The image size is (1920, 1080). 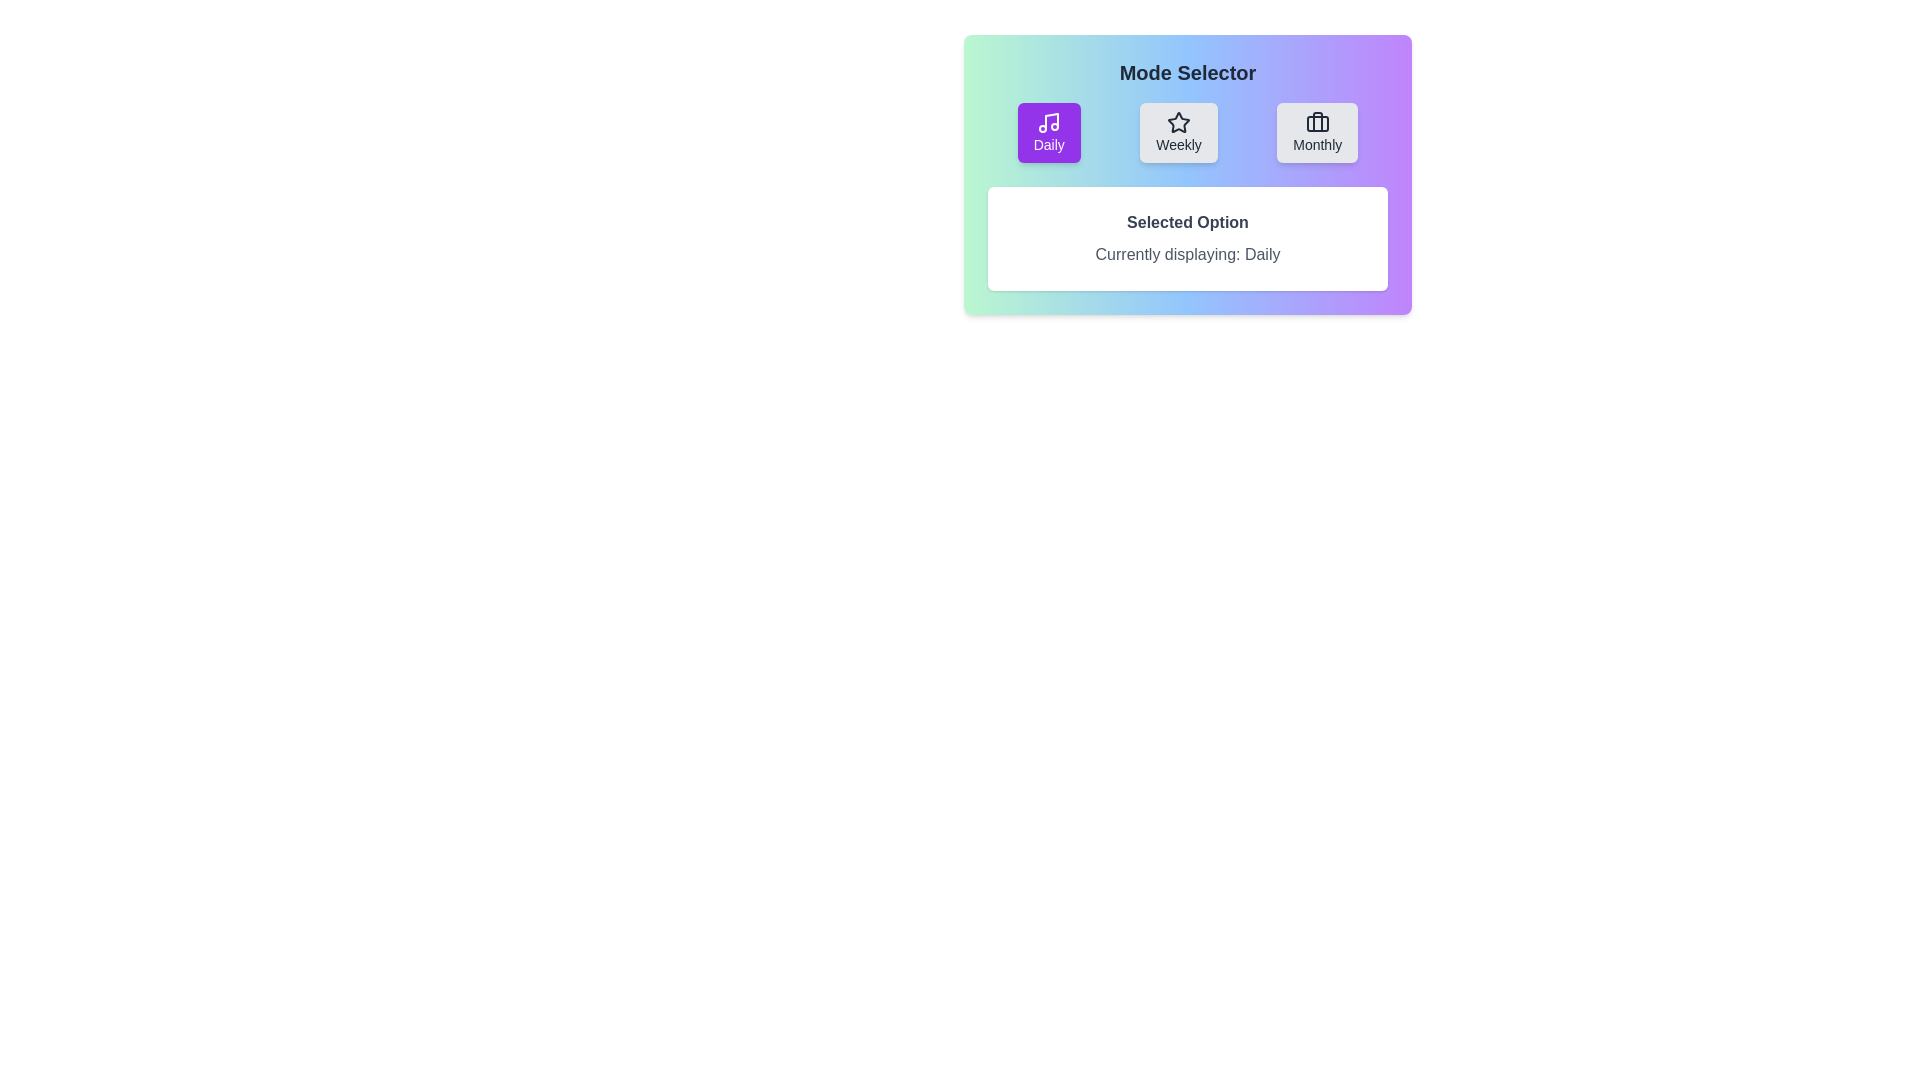 I want to click on the button that switches the application to the 'Weekly' view, positioned between the 'Daily' and 'Monthly' buttons, so click(x=1179, y=132).